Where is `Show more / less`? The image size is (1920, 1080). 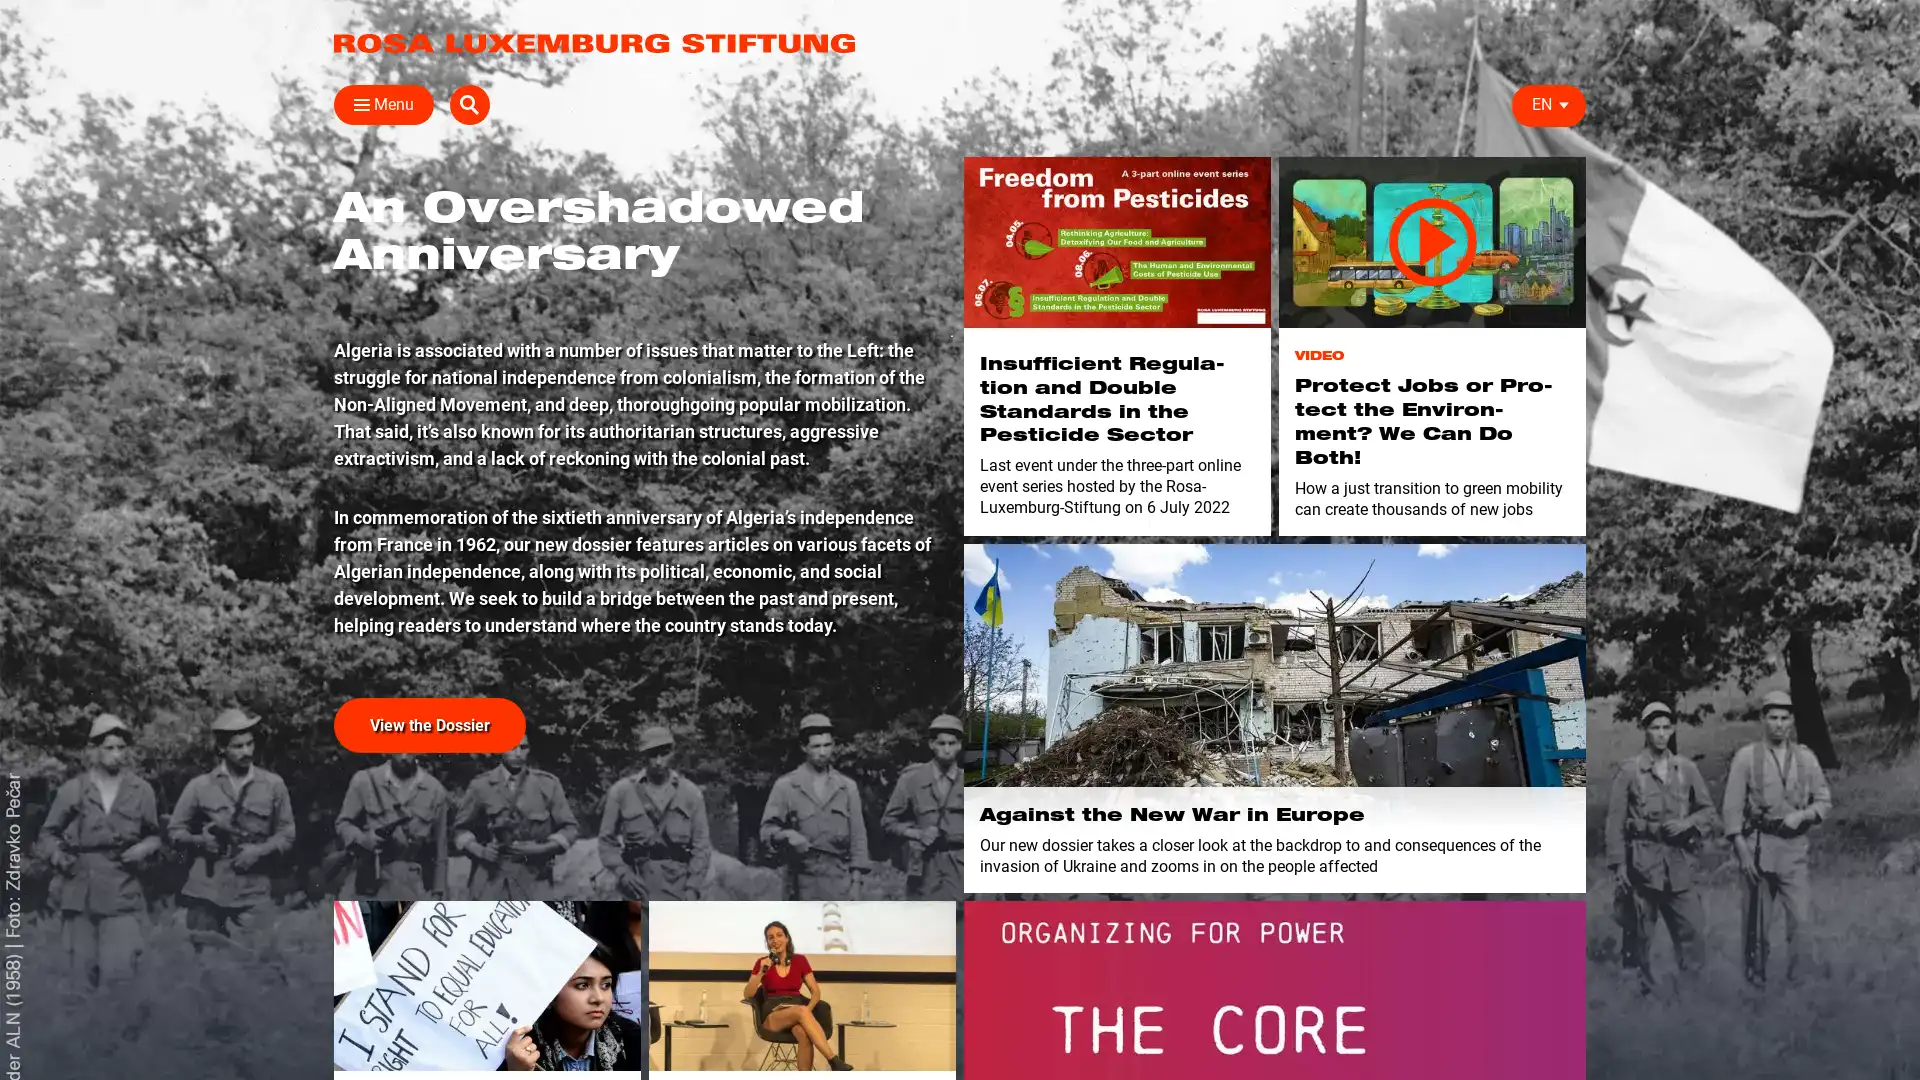 Show more / less is located at coordinates (637, 300).